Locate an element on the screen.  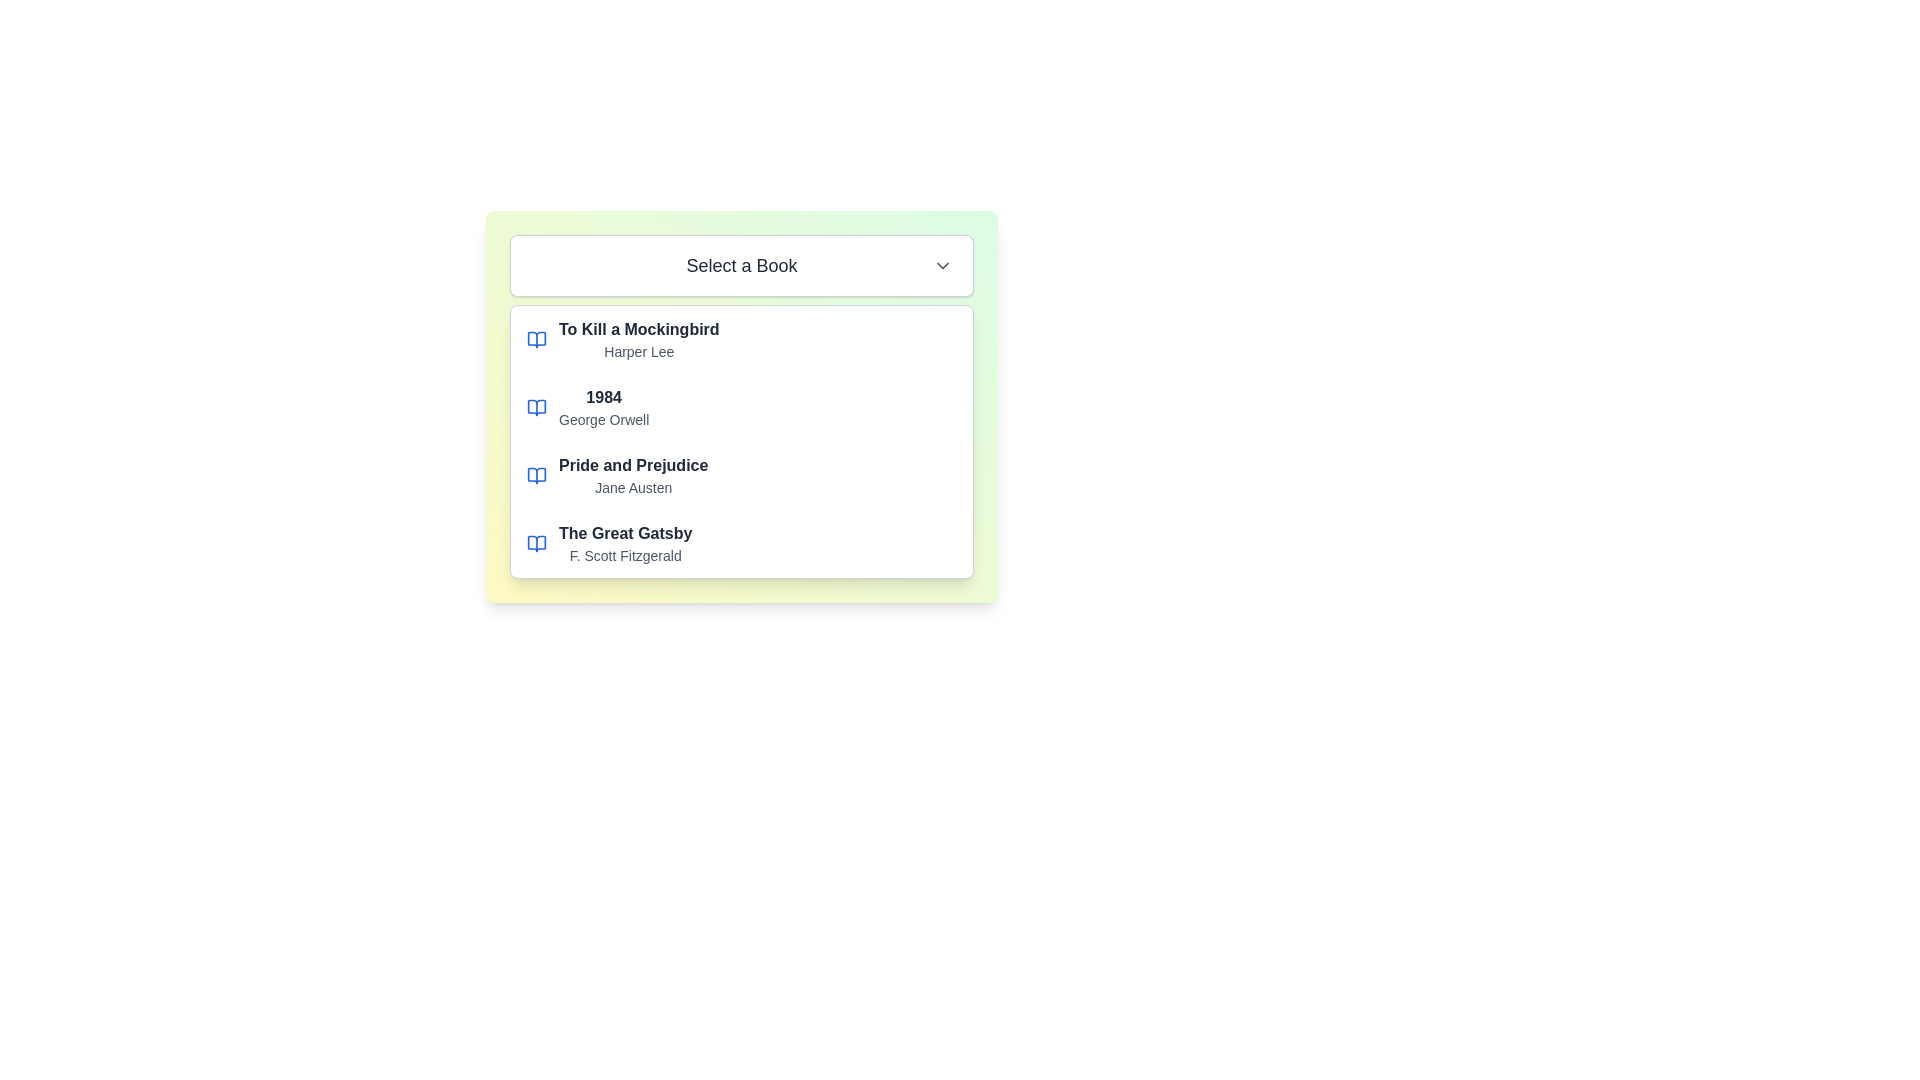
the book icon for 'The Great Gatsby', which is positioned to the left of the book title and author, serving as a decorative identifier symbol is located at coordinates (537, 543).